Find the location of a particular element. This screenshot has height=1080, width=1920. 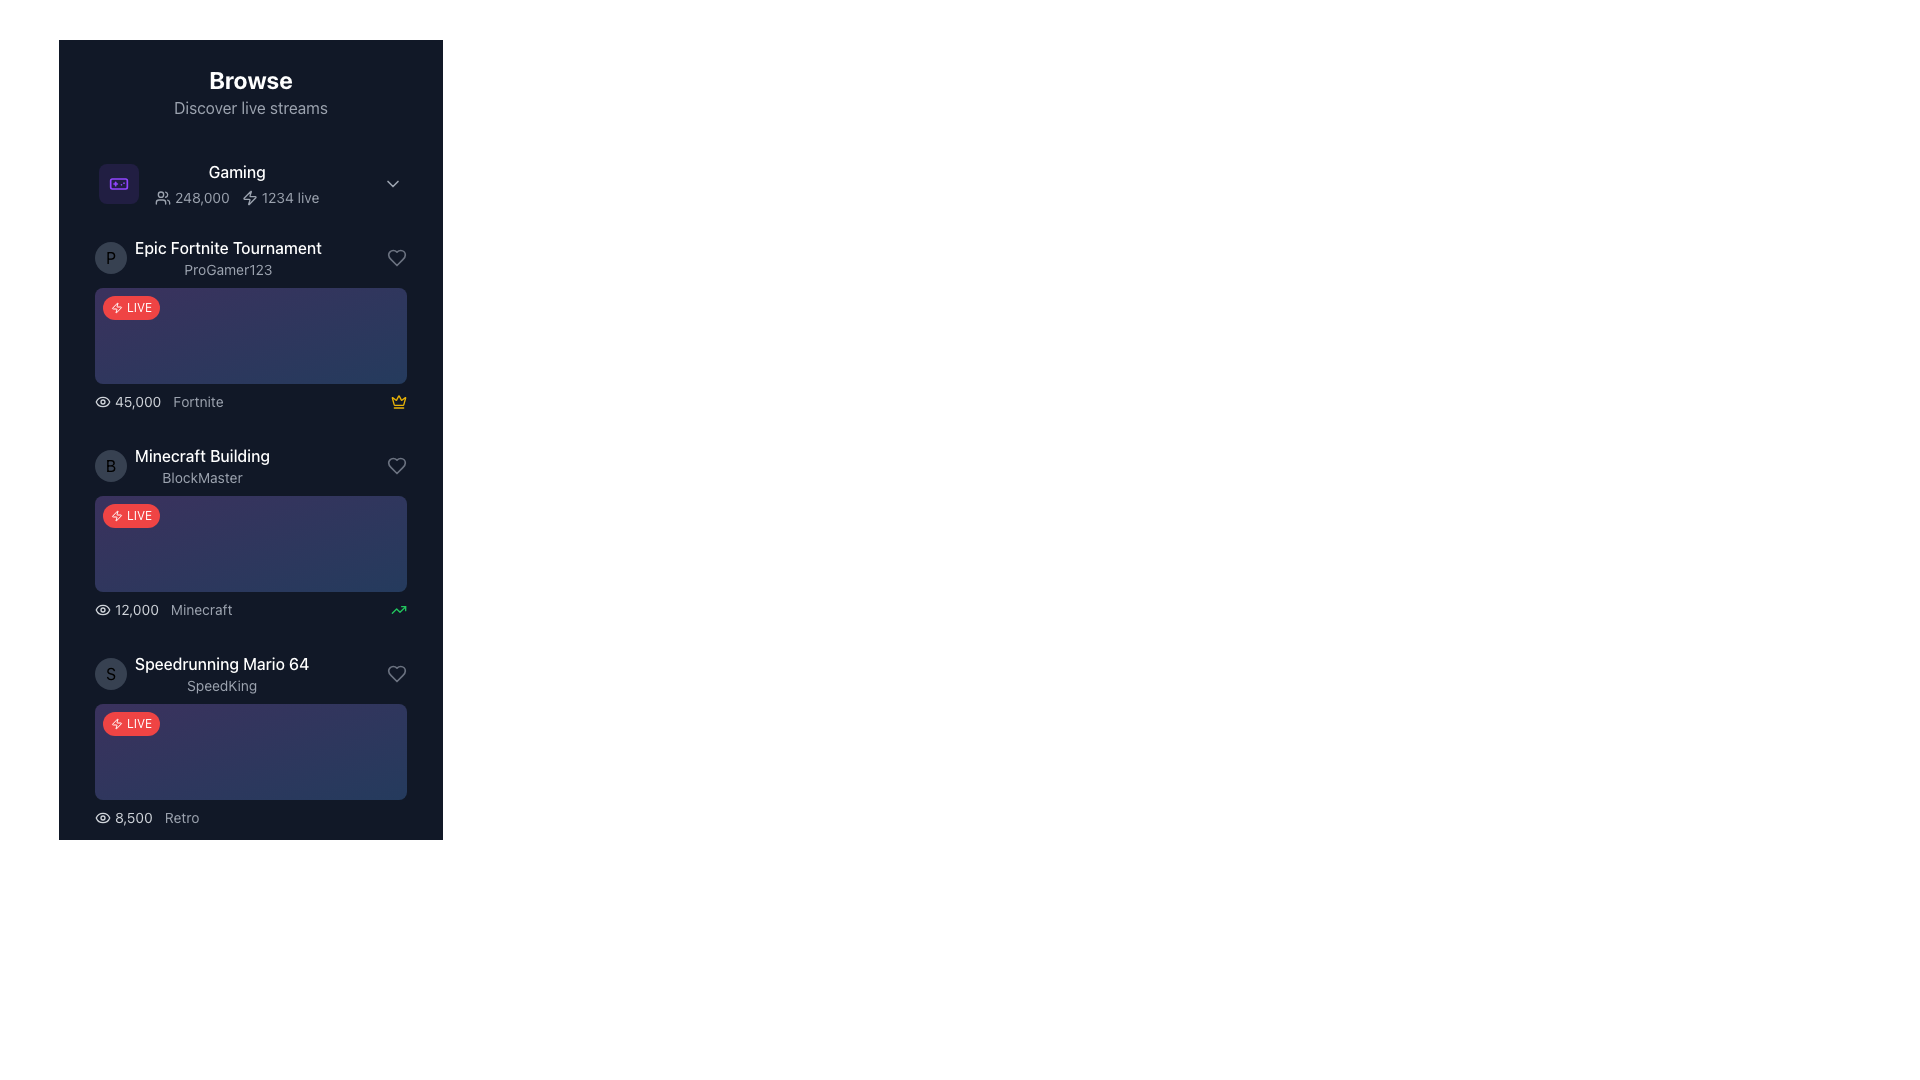

the live broadcast badge located at the top-left corner of the card, indicating that the content is currently being broadcasted live is located at coordinates (130, 724).